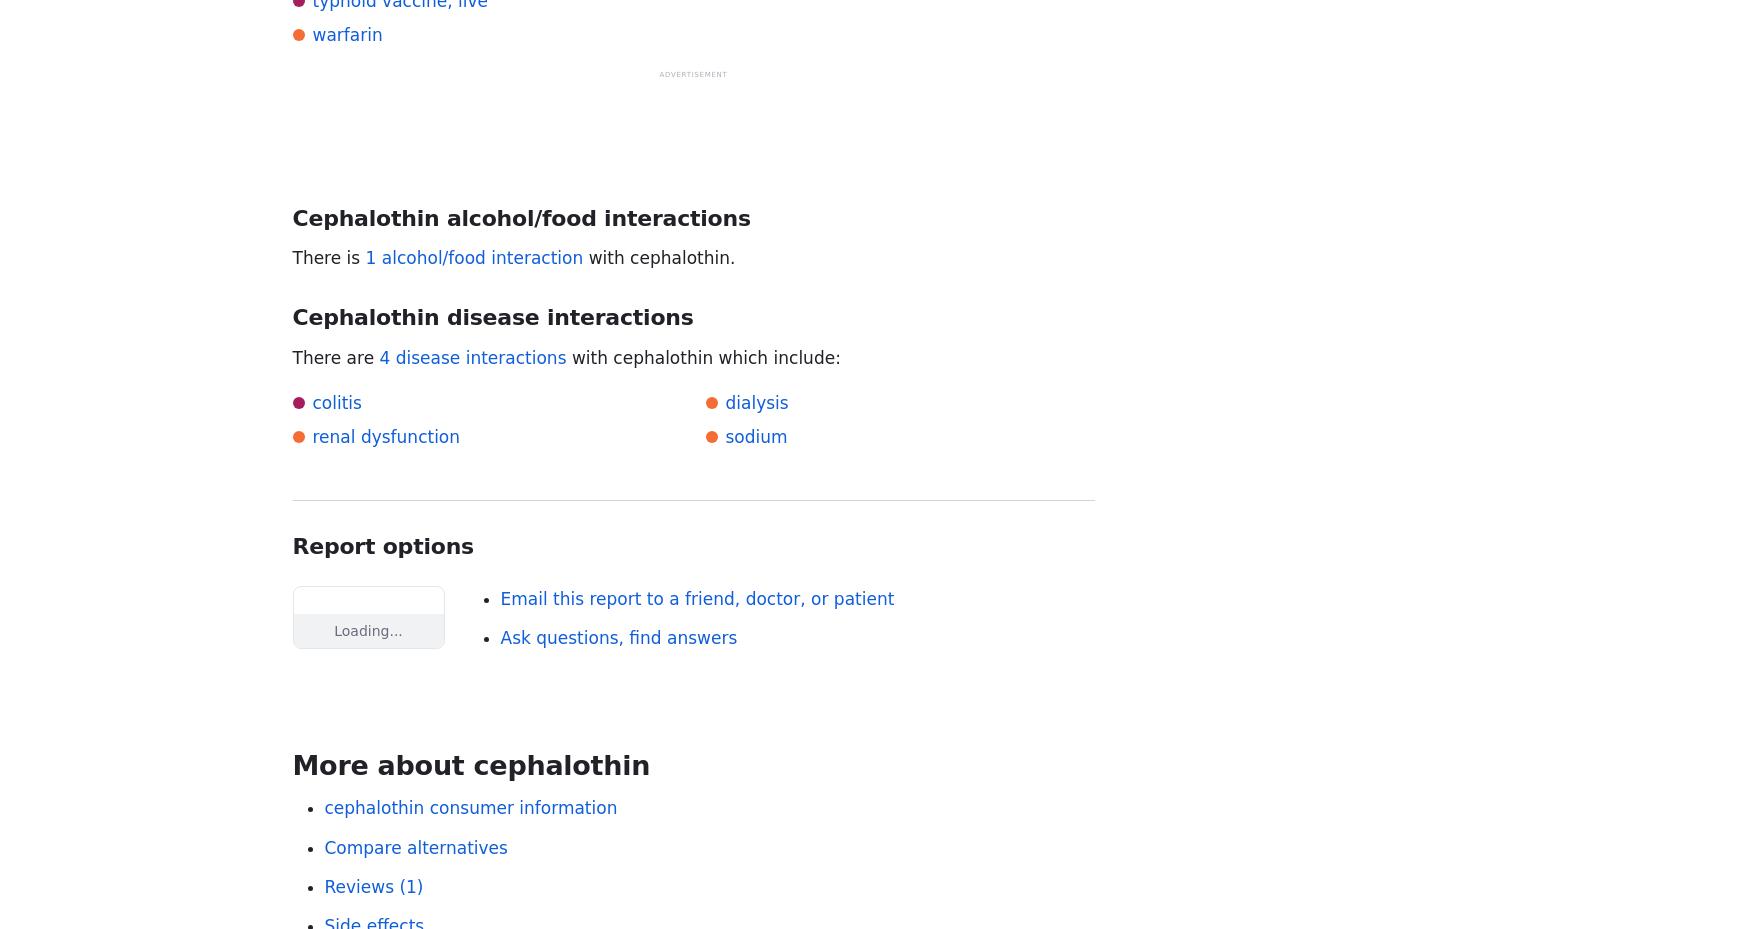 The image size is (1753, 929). Describe the element at coordinates (755, 436) in the screenshot. I see `'sodium'` at that location.